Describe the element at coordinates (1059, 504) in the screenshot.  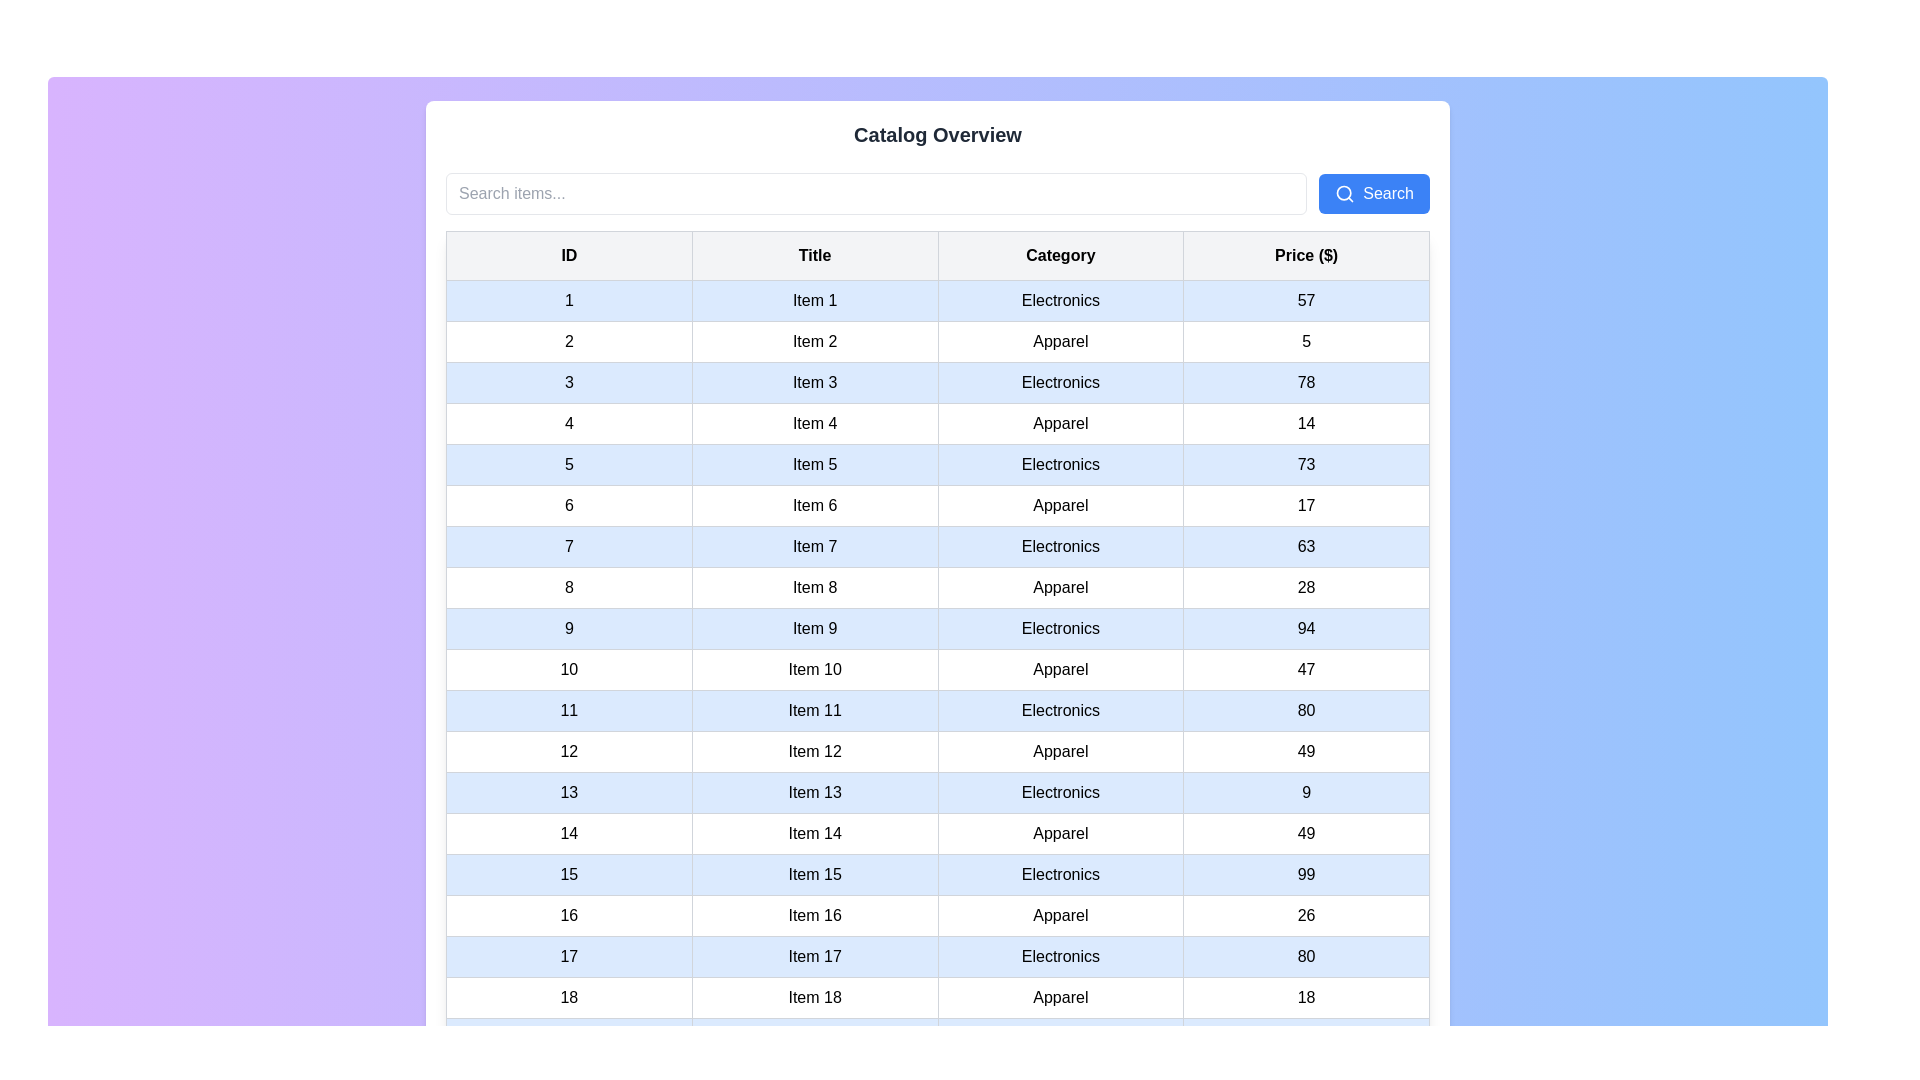
I see `text from the table cell representing the category type 'Apparel' for 'Item 6' in the 'Category' column` at that location.